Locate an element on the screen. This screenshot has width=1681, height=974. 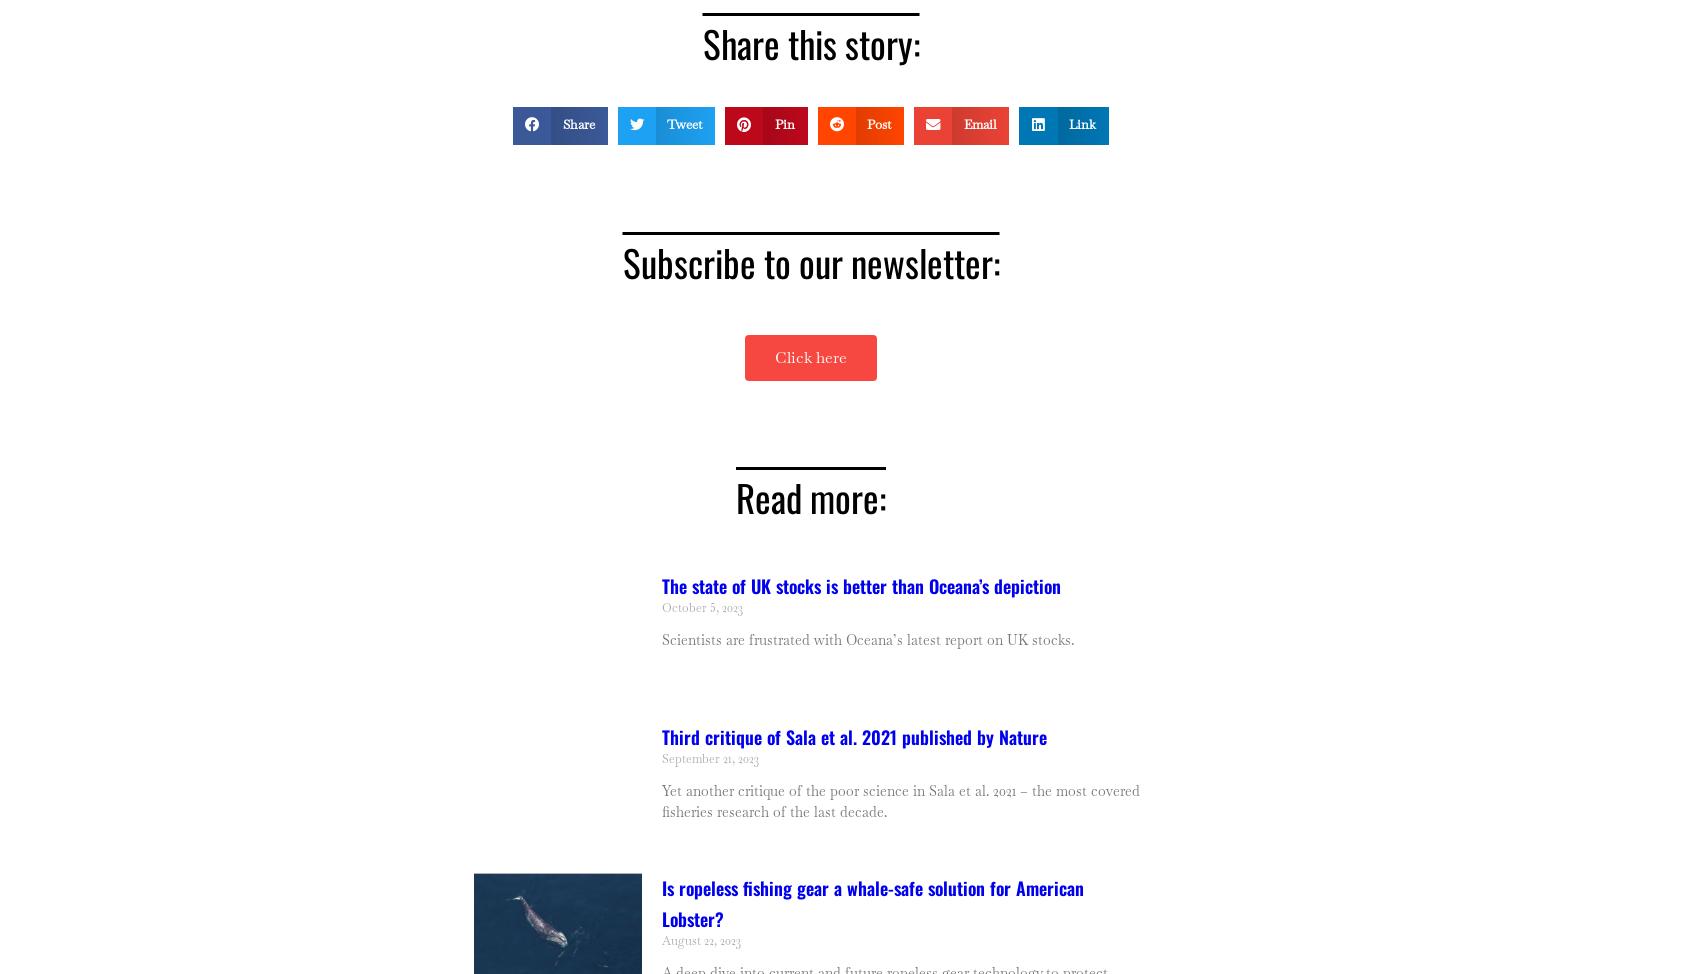
'Tweet' is located at coordinates (666, 123).